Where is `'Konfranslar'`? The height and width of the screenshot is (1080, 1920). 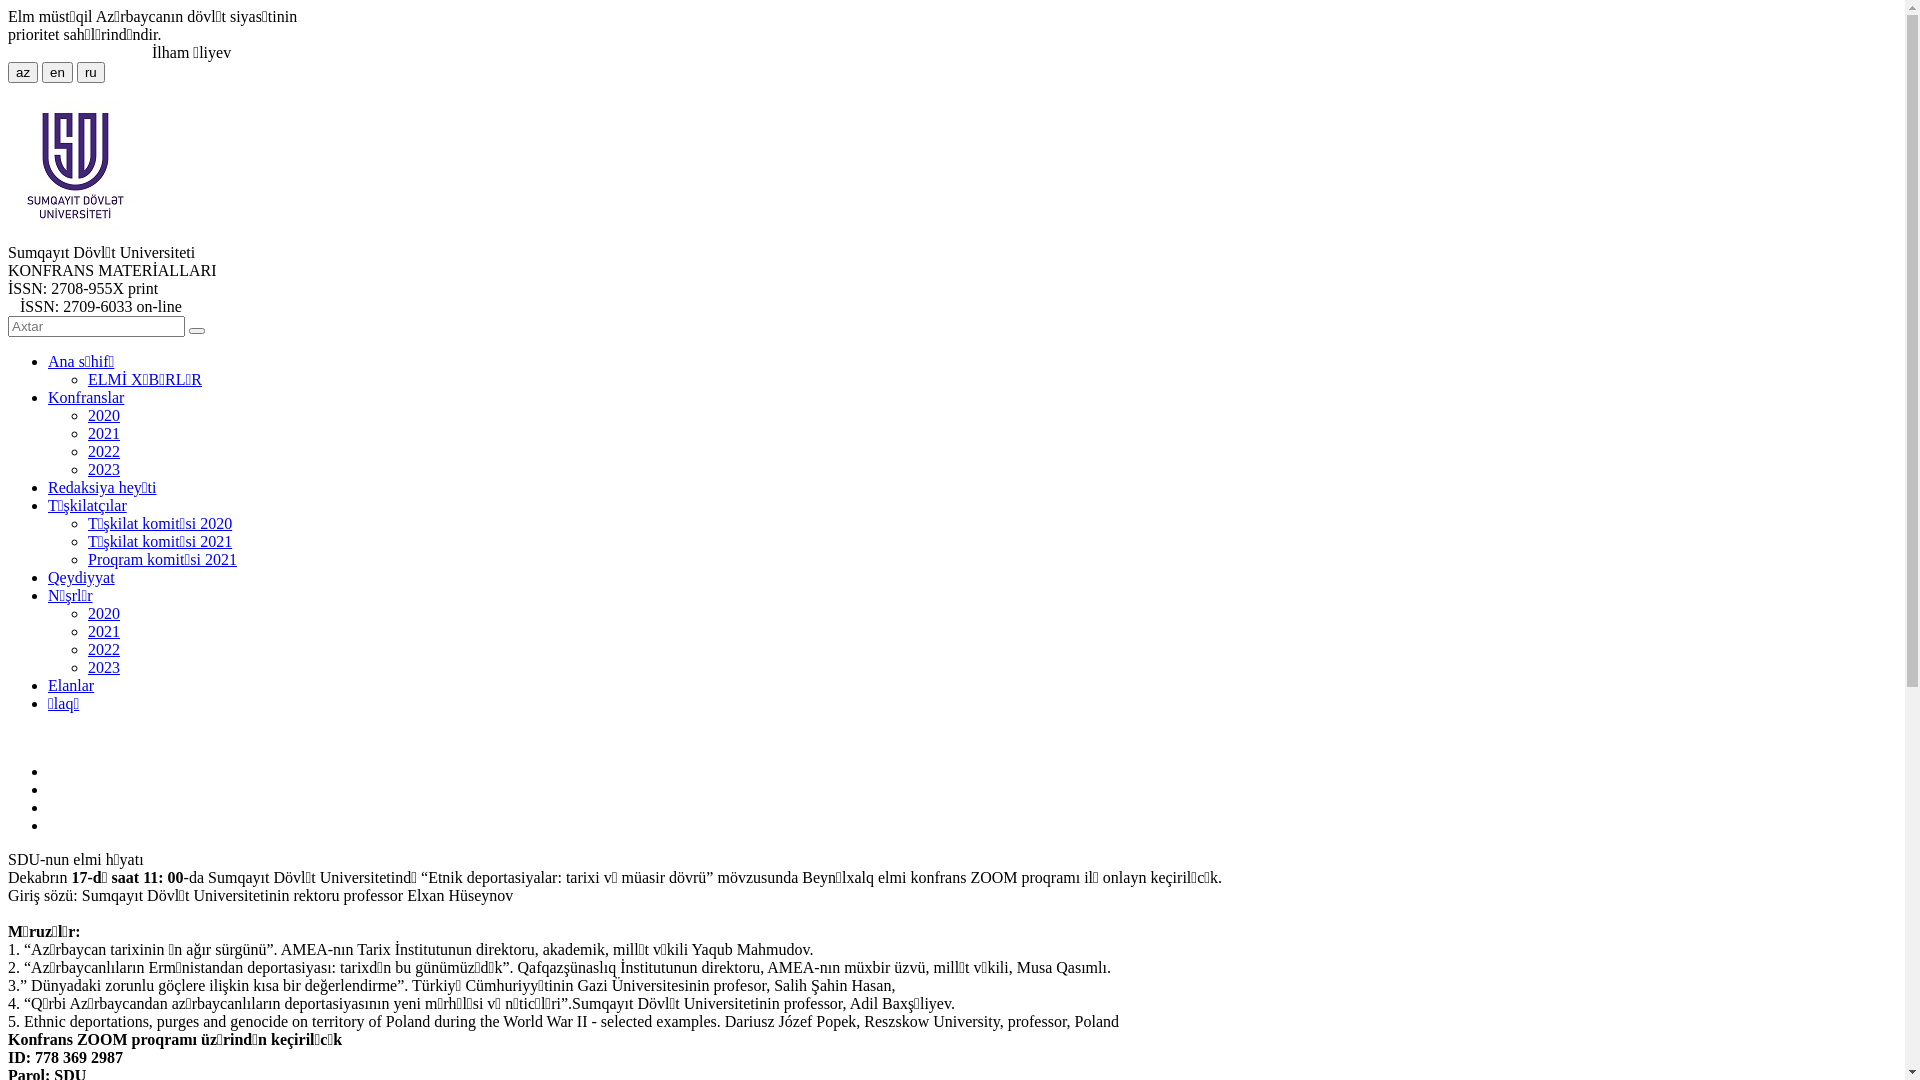
'Konfranslar' is located at coordinates (85, 397).